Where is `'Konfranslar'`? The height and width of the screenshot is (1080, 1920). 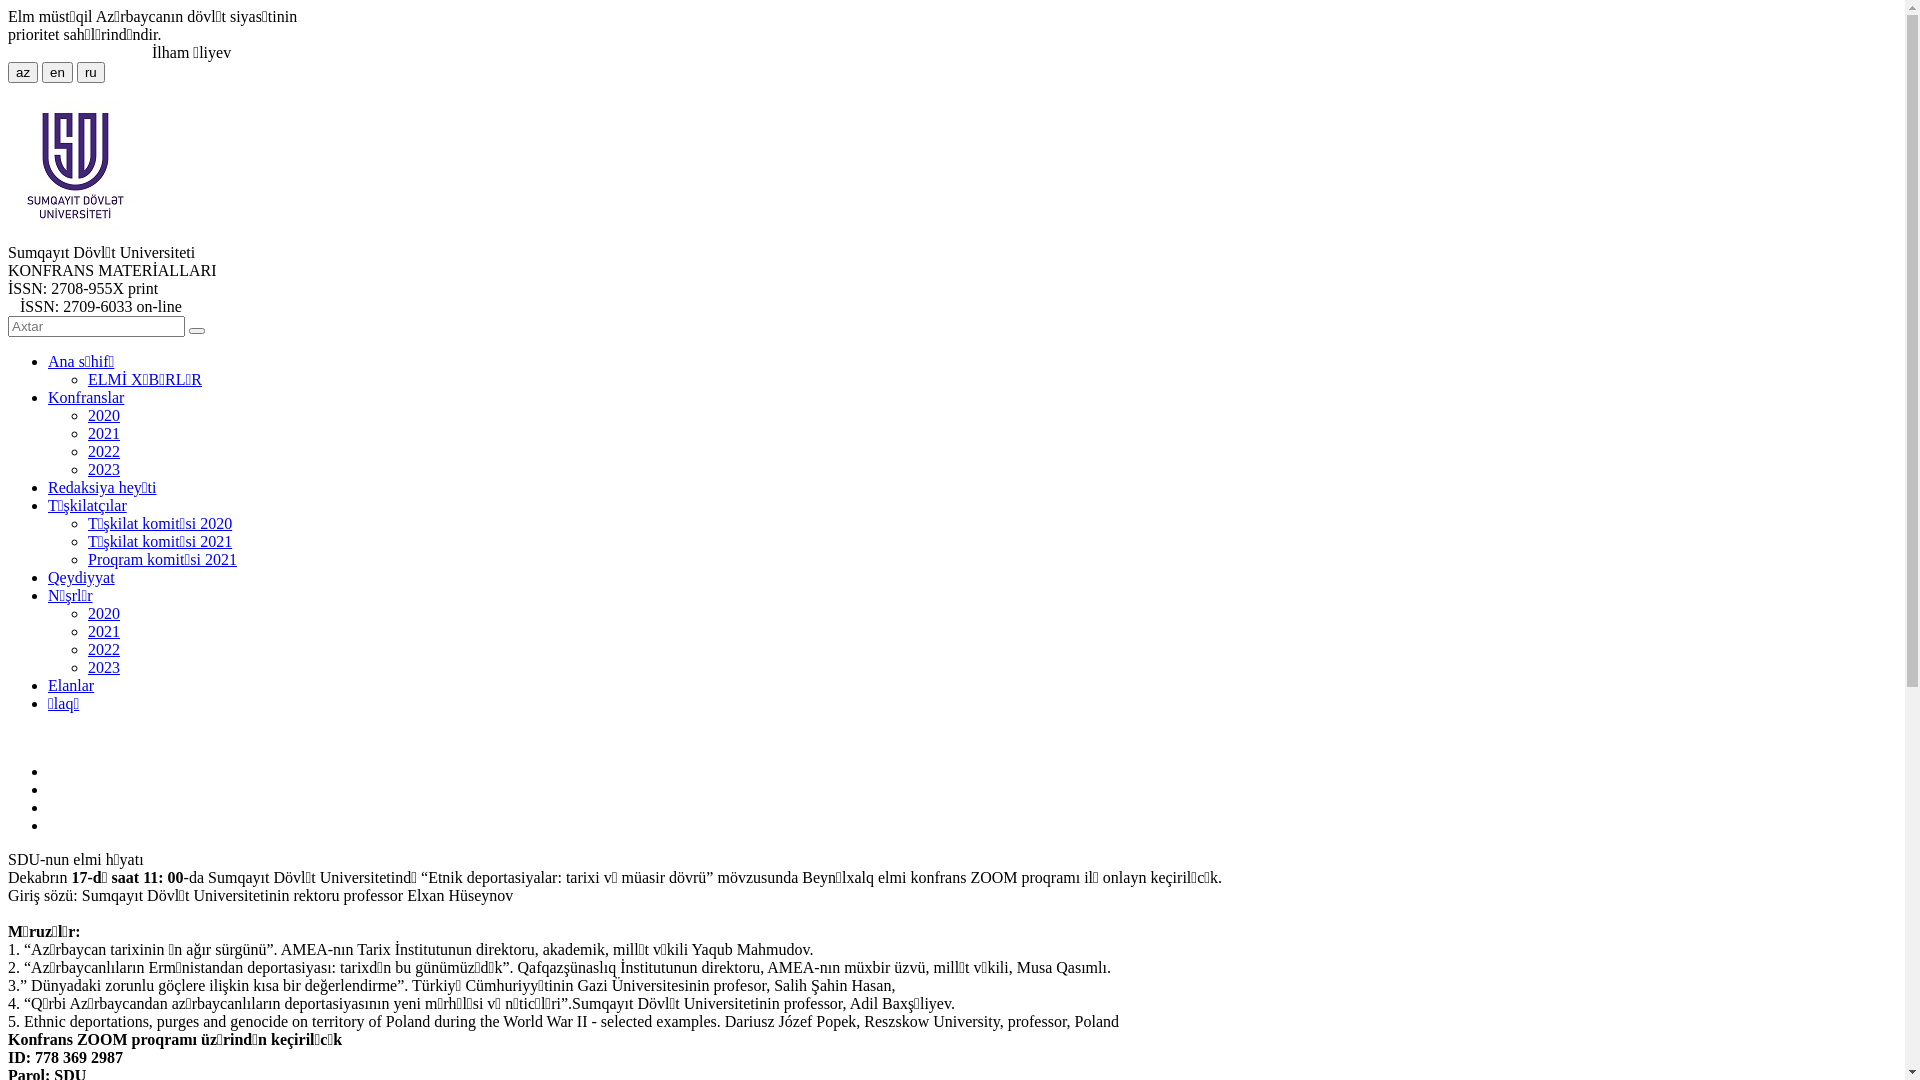
'Konfranslar' is located at coordinates (85, 397).